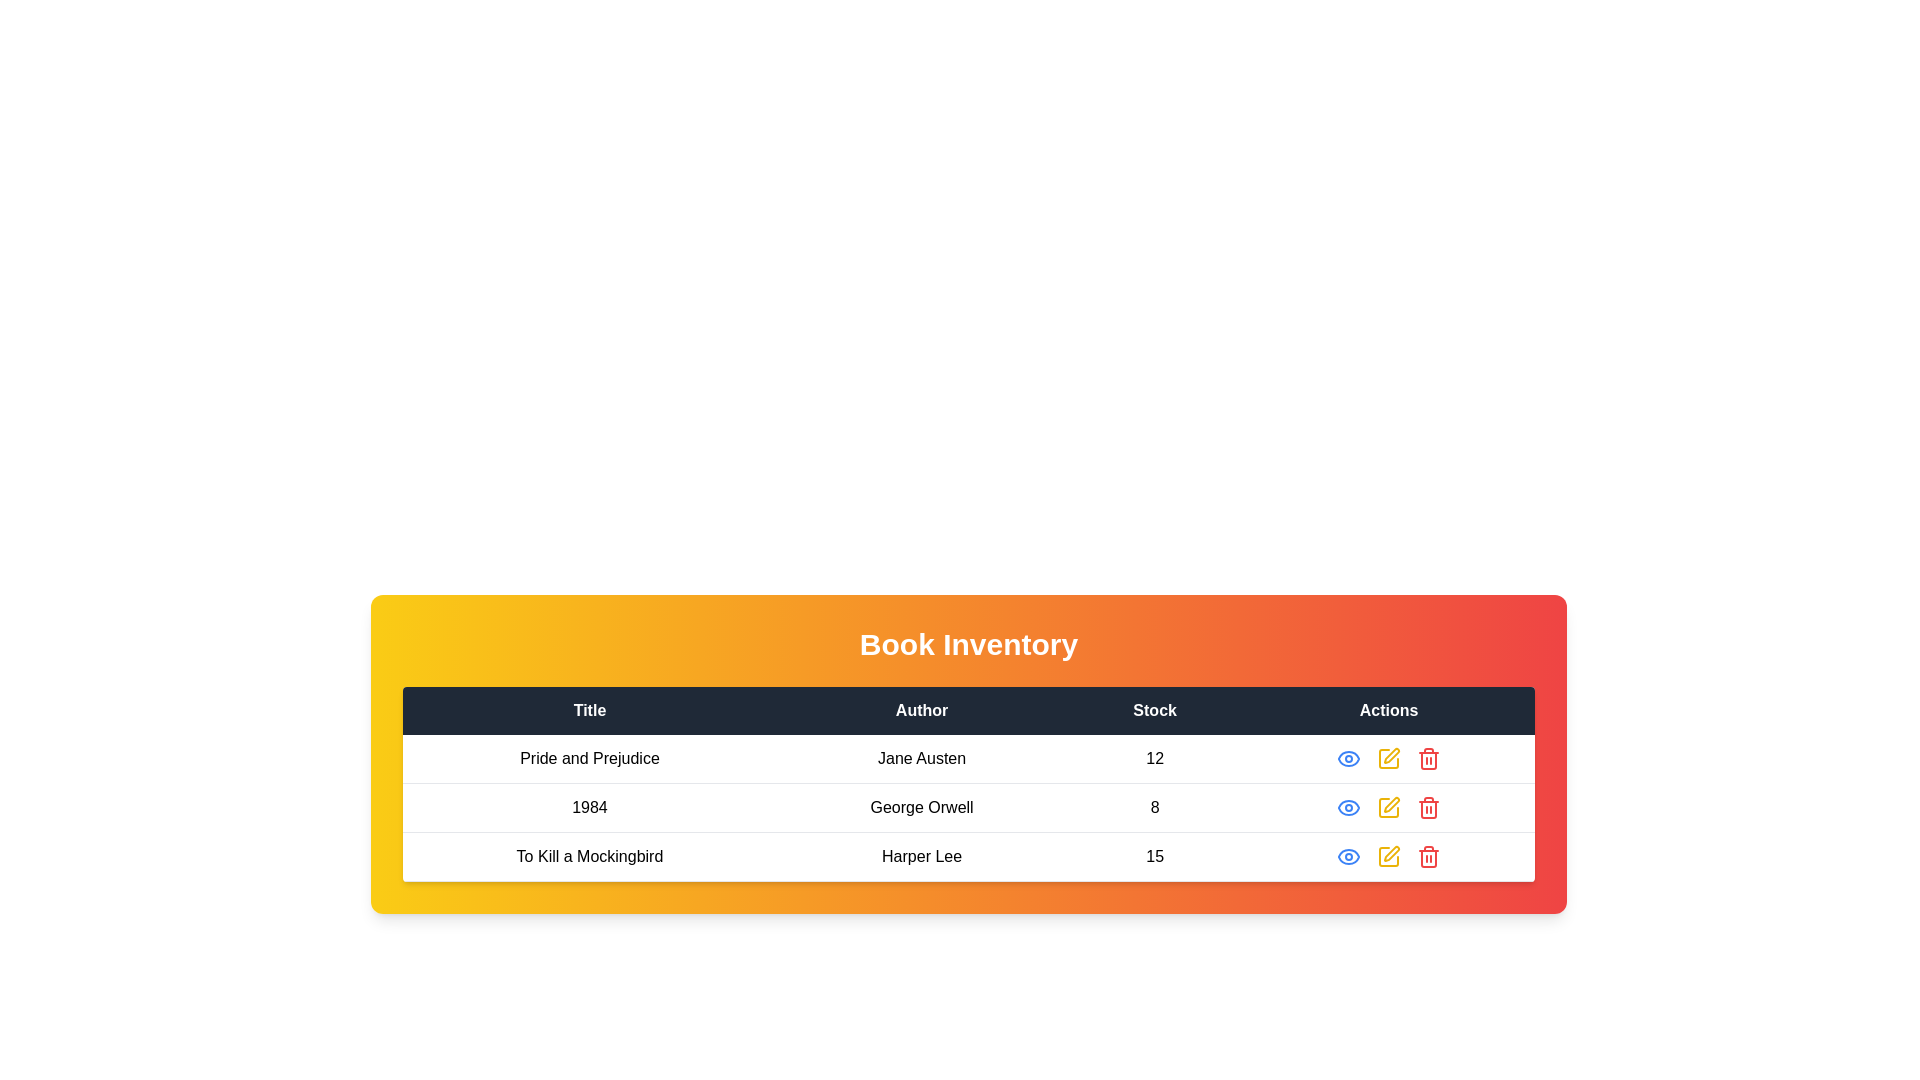 This screenshot has width=1920, height=1080. What do you see at coordinates (1348, 806) in the screenshot?
I see `the eye icon located in the first position of the 'Actions' column in the second row of the table to preview details` at bounding box center [1348, 806].